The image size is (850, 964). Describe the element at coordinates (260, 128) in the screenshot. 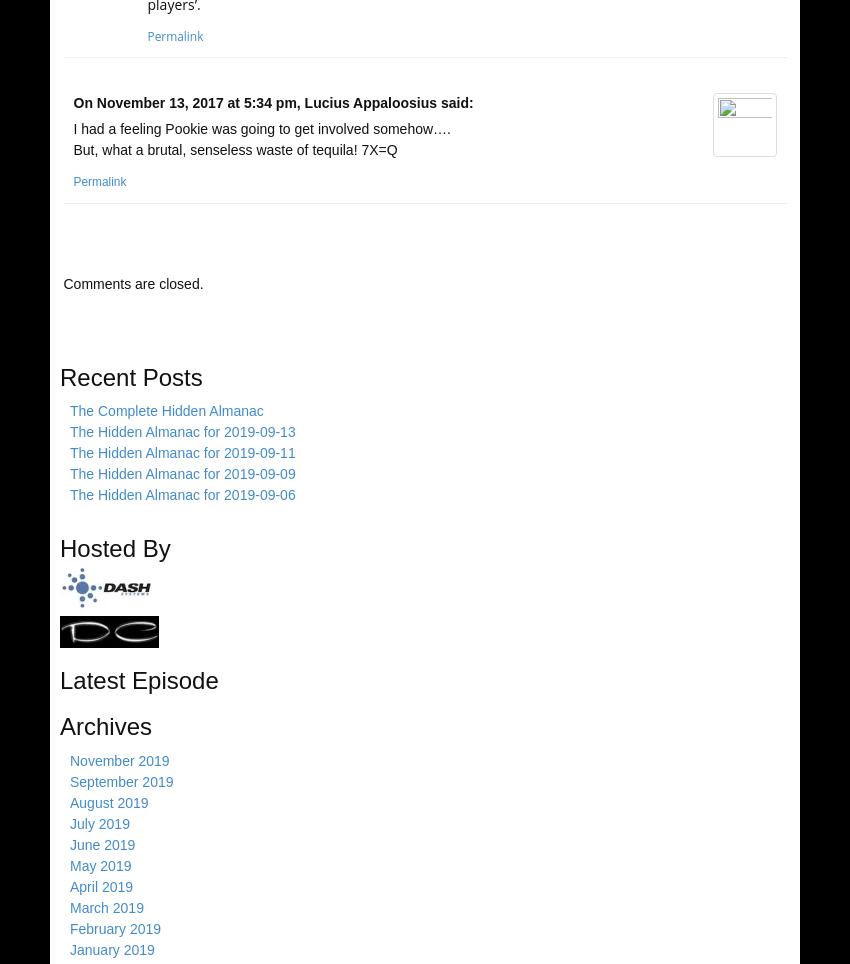

I see `'I had a feeling Pookie was going to get involved somehow….'` at that location.